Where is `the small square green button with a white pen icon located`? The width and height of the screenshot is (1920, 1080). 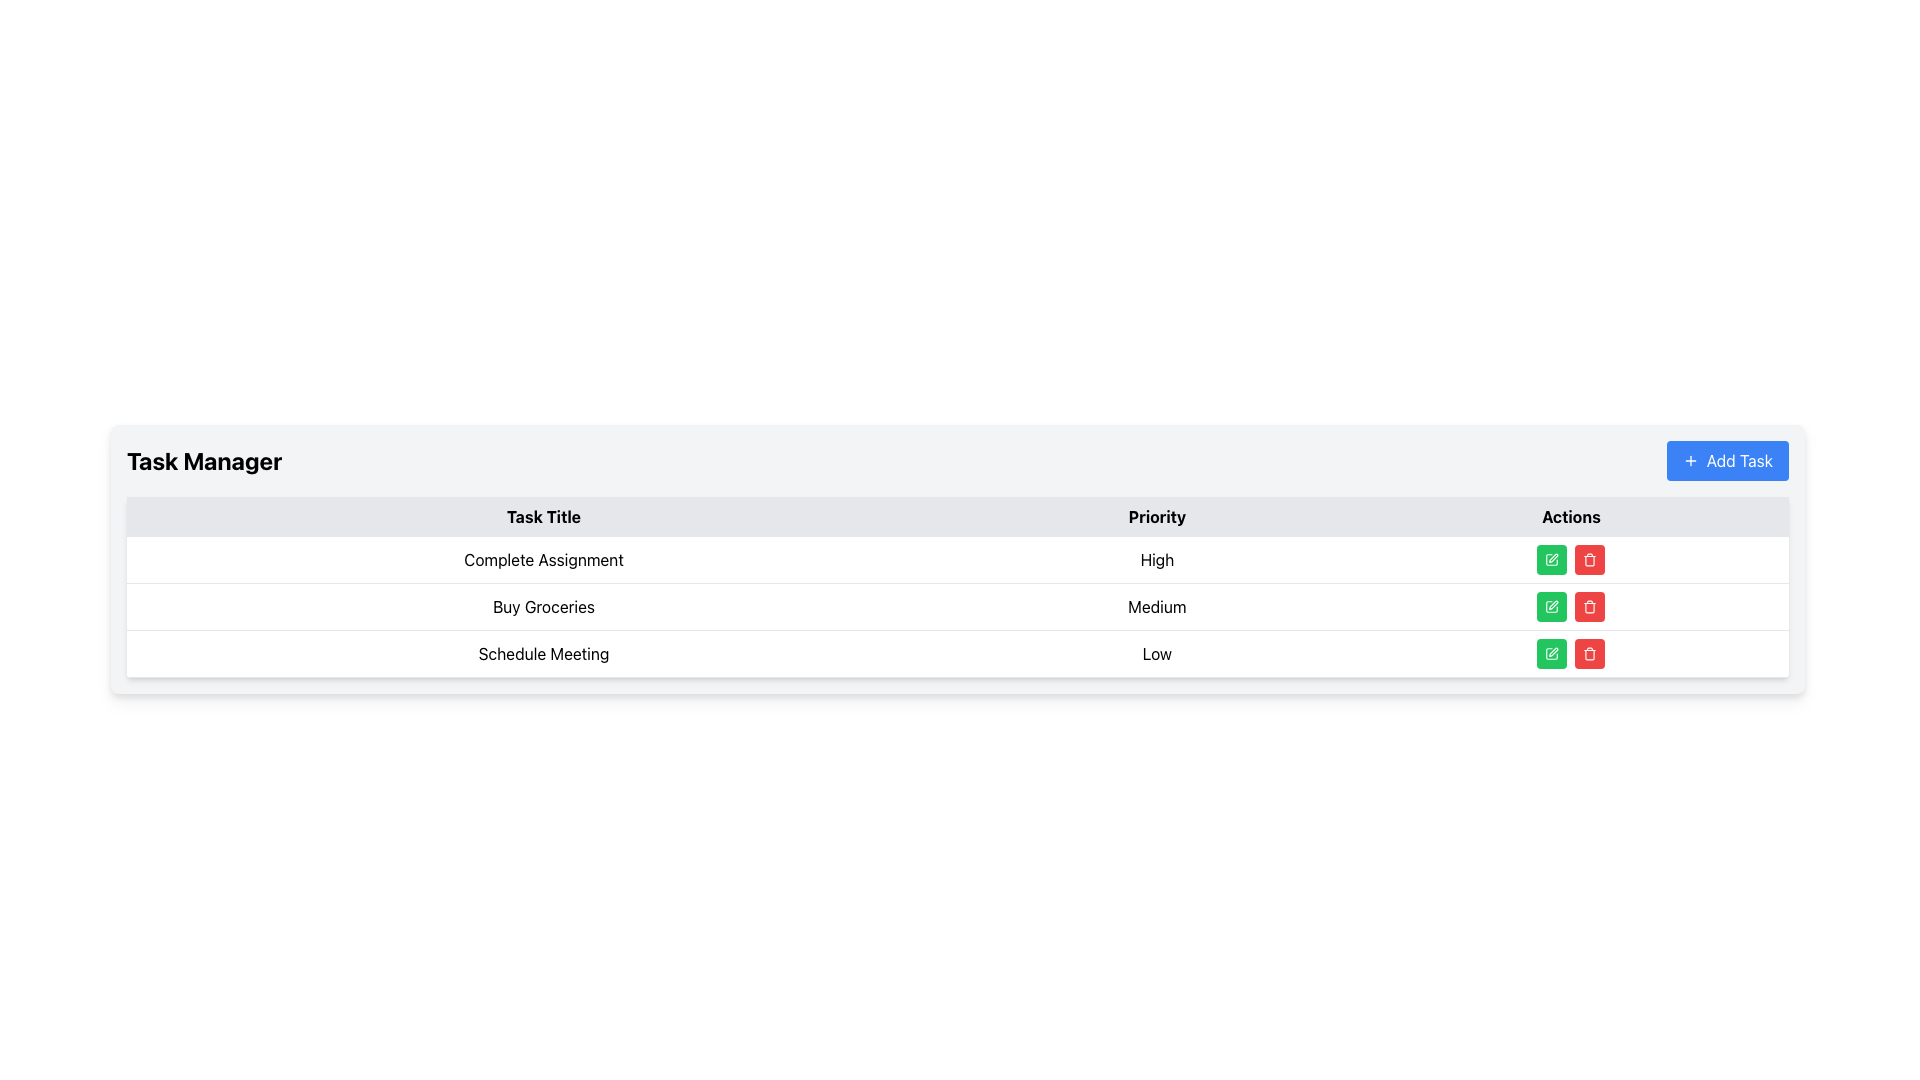 the small square green button with a white pen icon located is located at coordinates (1551, 605).